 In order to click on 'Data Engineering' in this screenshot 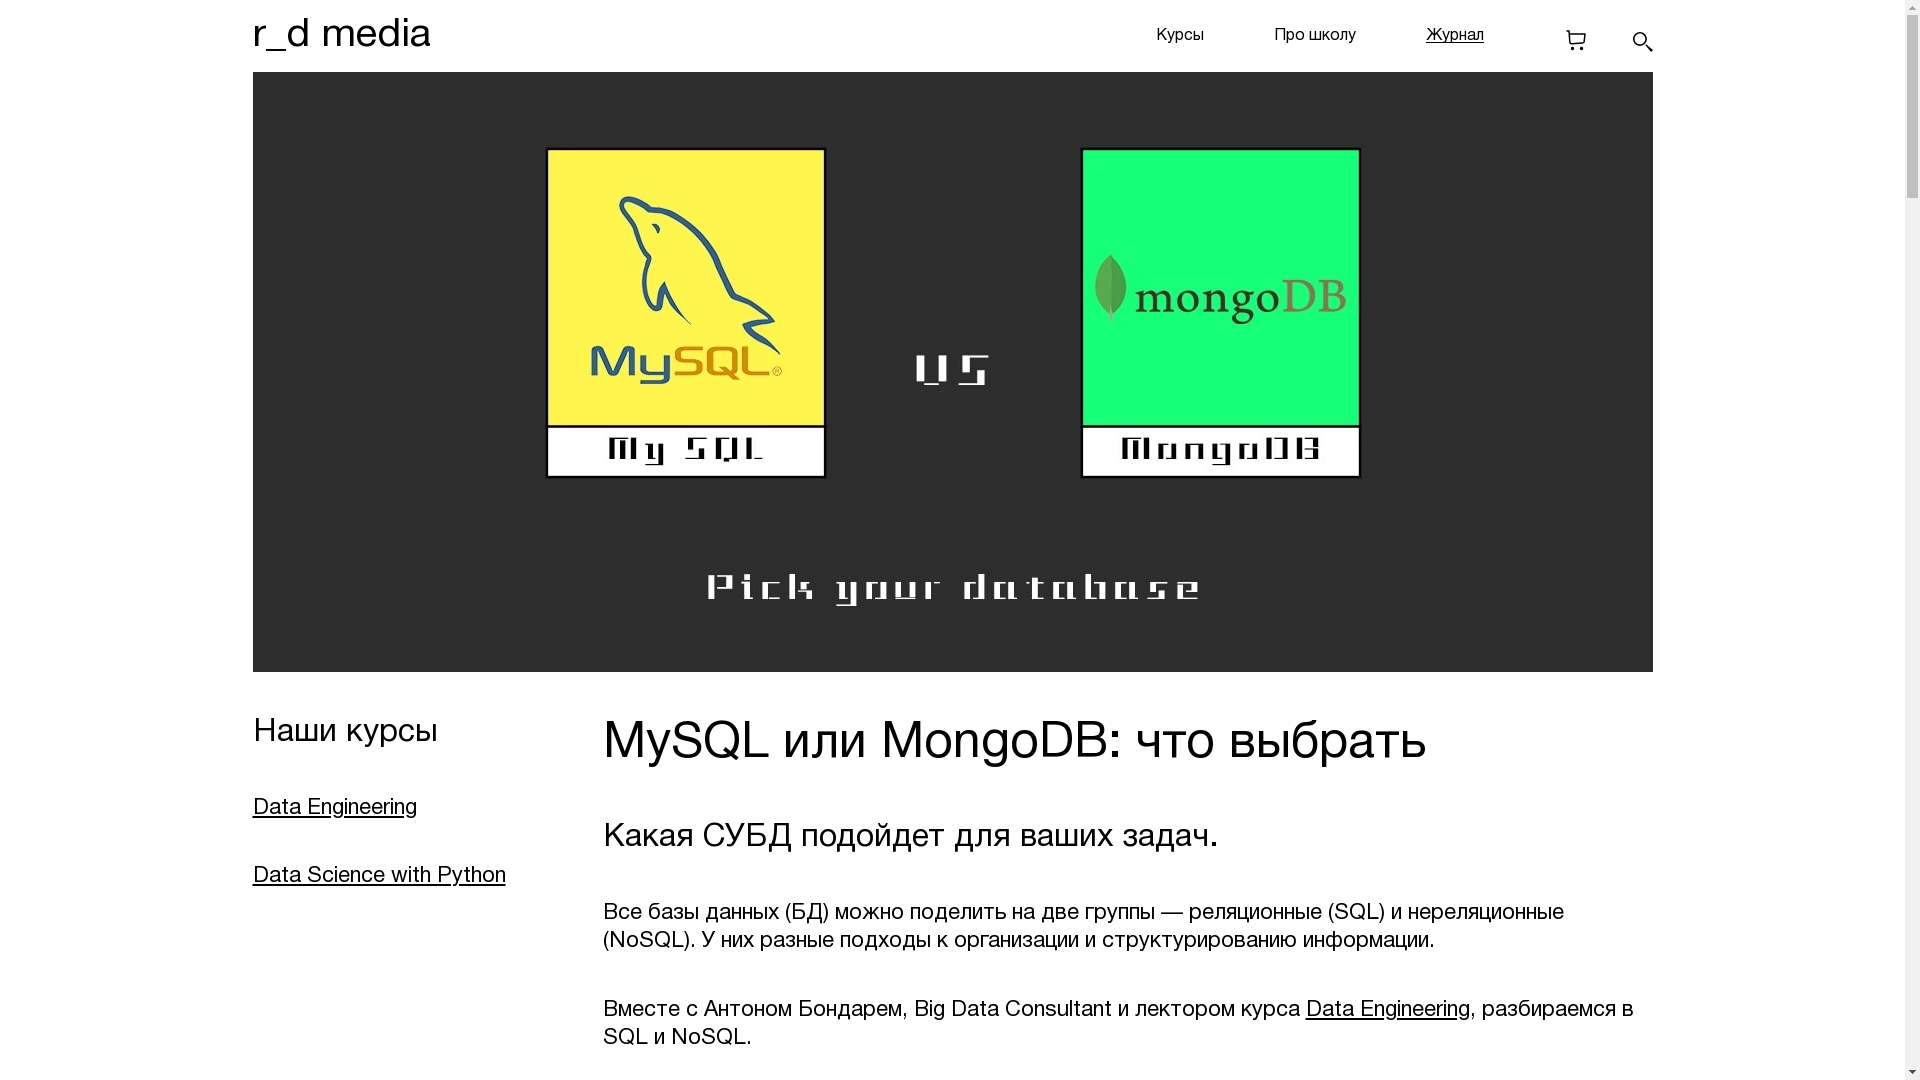, I will do `click(1305, 1010)`.